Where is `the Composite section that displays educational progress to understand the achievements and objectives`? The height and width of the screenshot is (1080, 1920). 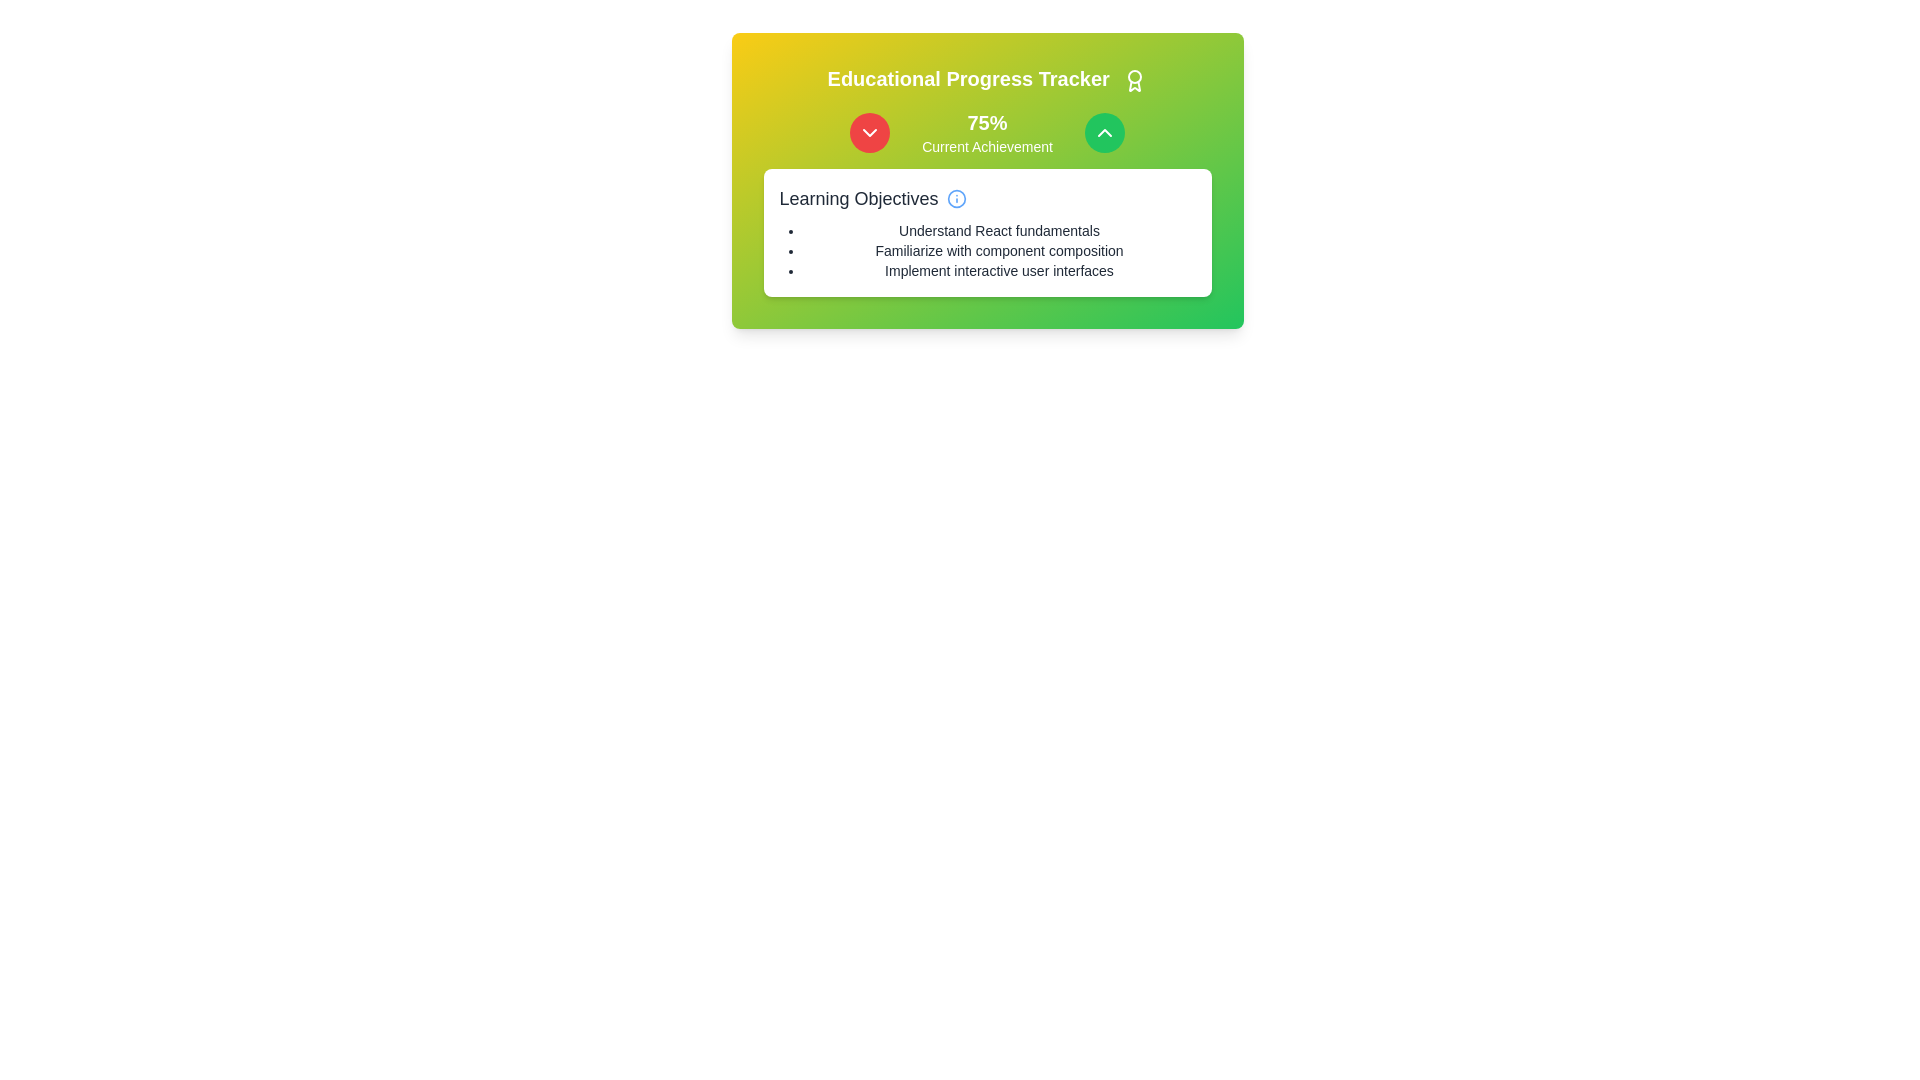
the Composite section that displays educational progress to understand the achievements and objectives is located at coordinates (987, 181).